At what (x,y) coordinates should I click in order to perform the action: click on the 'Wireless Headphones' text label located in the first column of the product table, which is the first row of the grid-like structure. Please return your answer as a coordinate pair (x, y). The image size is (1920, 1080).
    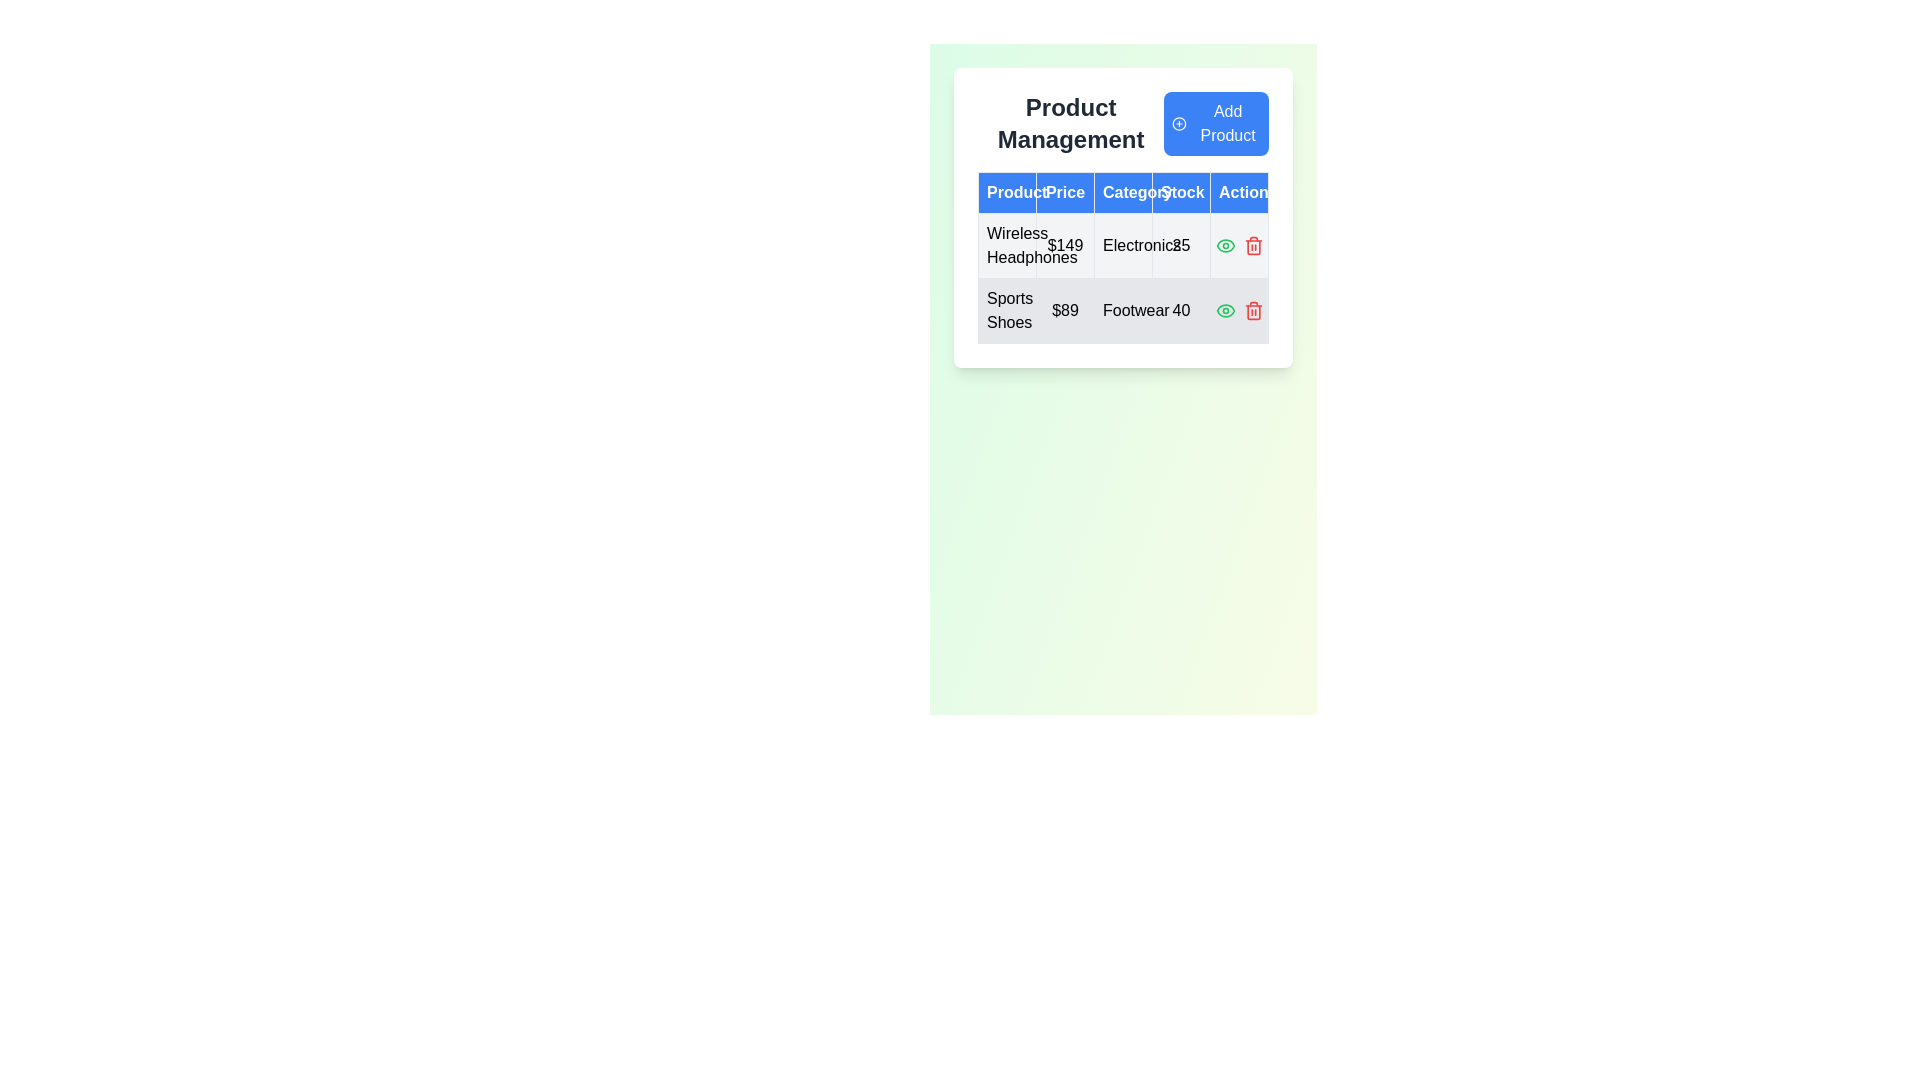
    Looking at the image, I should click on (1007, 245).